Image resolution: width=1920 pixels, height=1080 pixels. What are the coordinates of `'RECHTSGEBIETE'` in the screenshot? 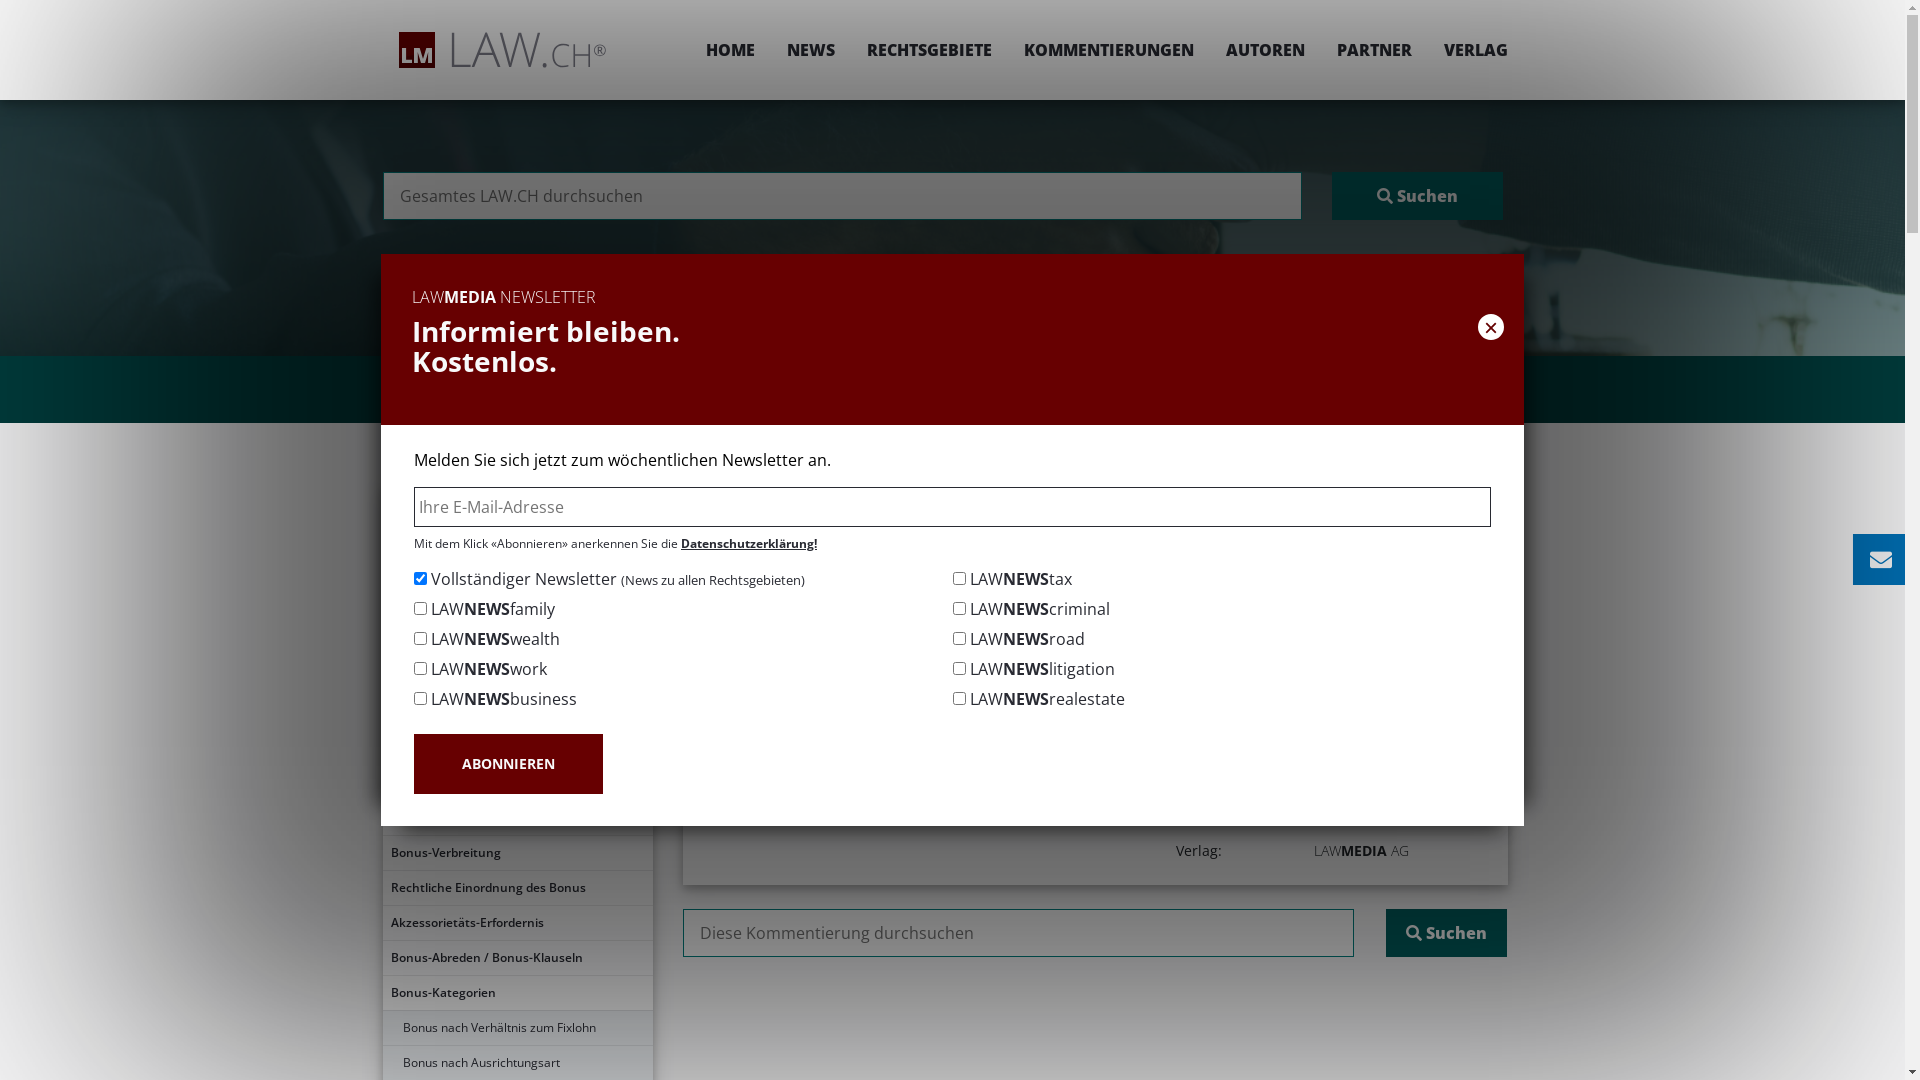 It's located at (849, 49).